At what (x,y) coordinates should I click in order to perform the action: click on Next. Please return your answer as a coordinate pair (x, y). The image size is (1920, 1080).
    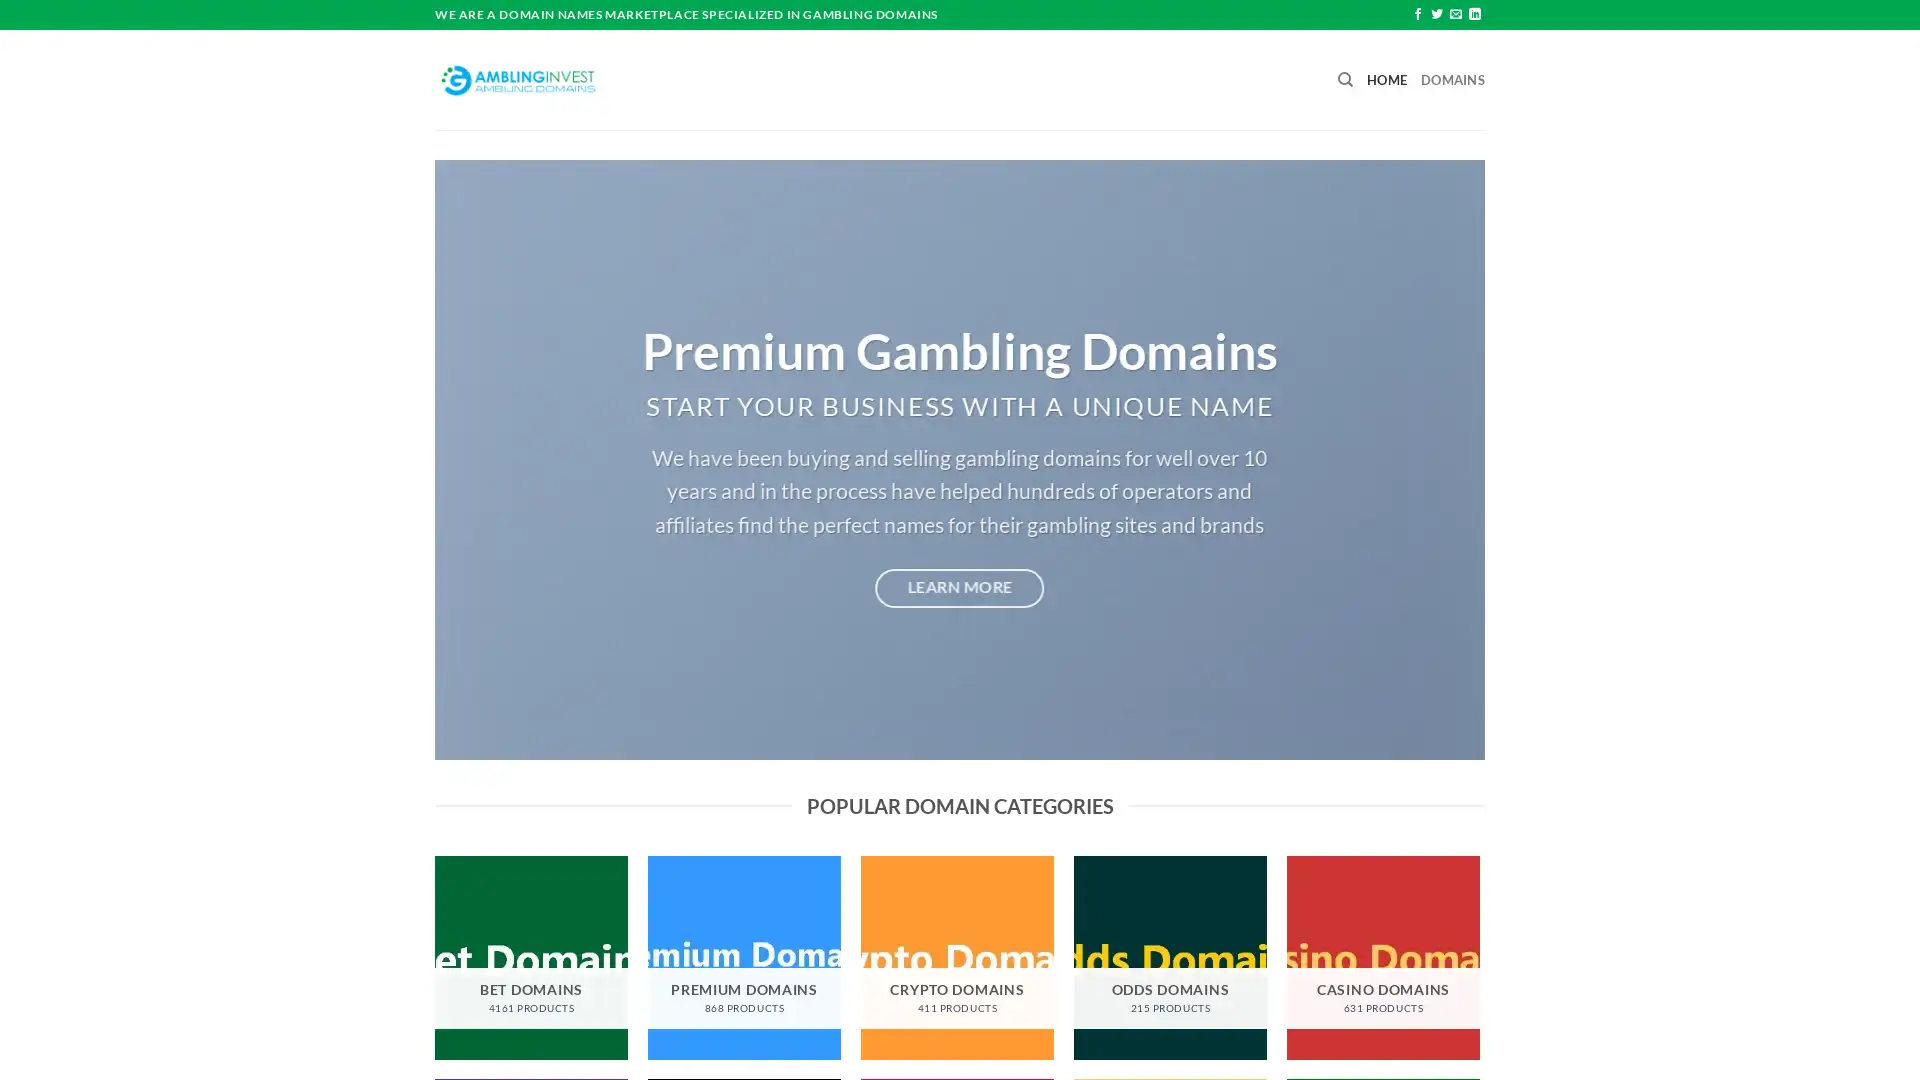
    Looking at the image, I should click on (1478, 964).